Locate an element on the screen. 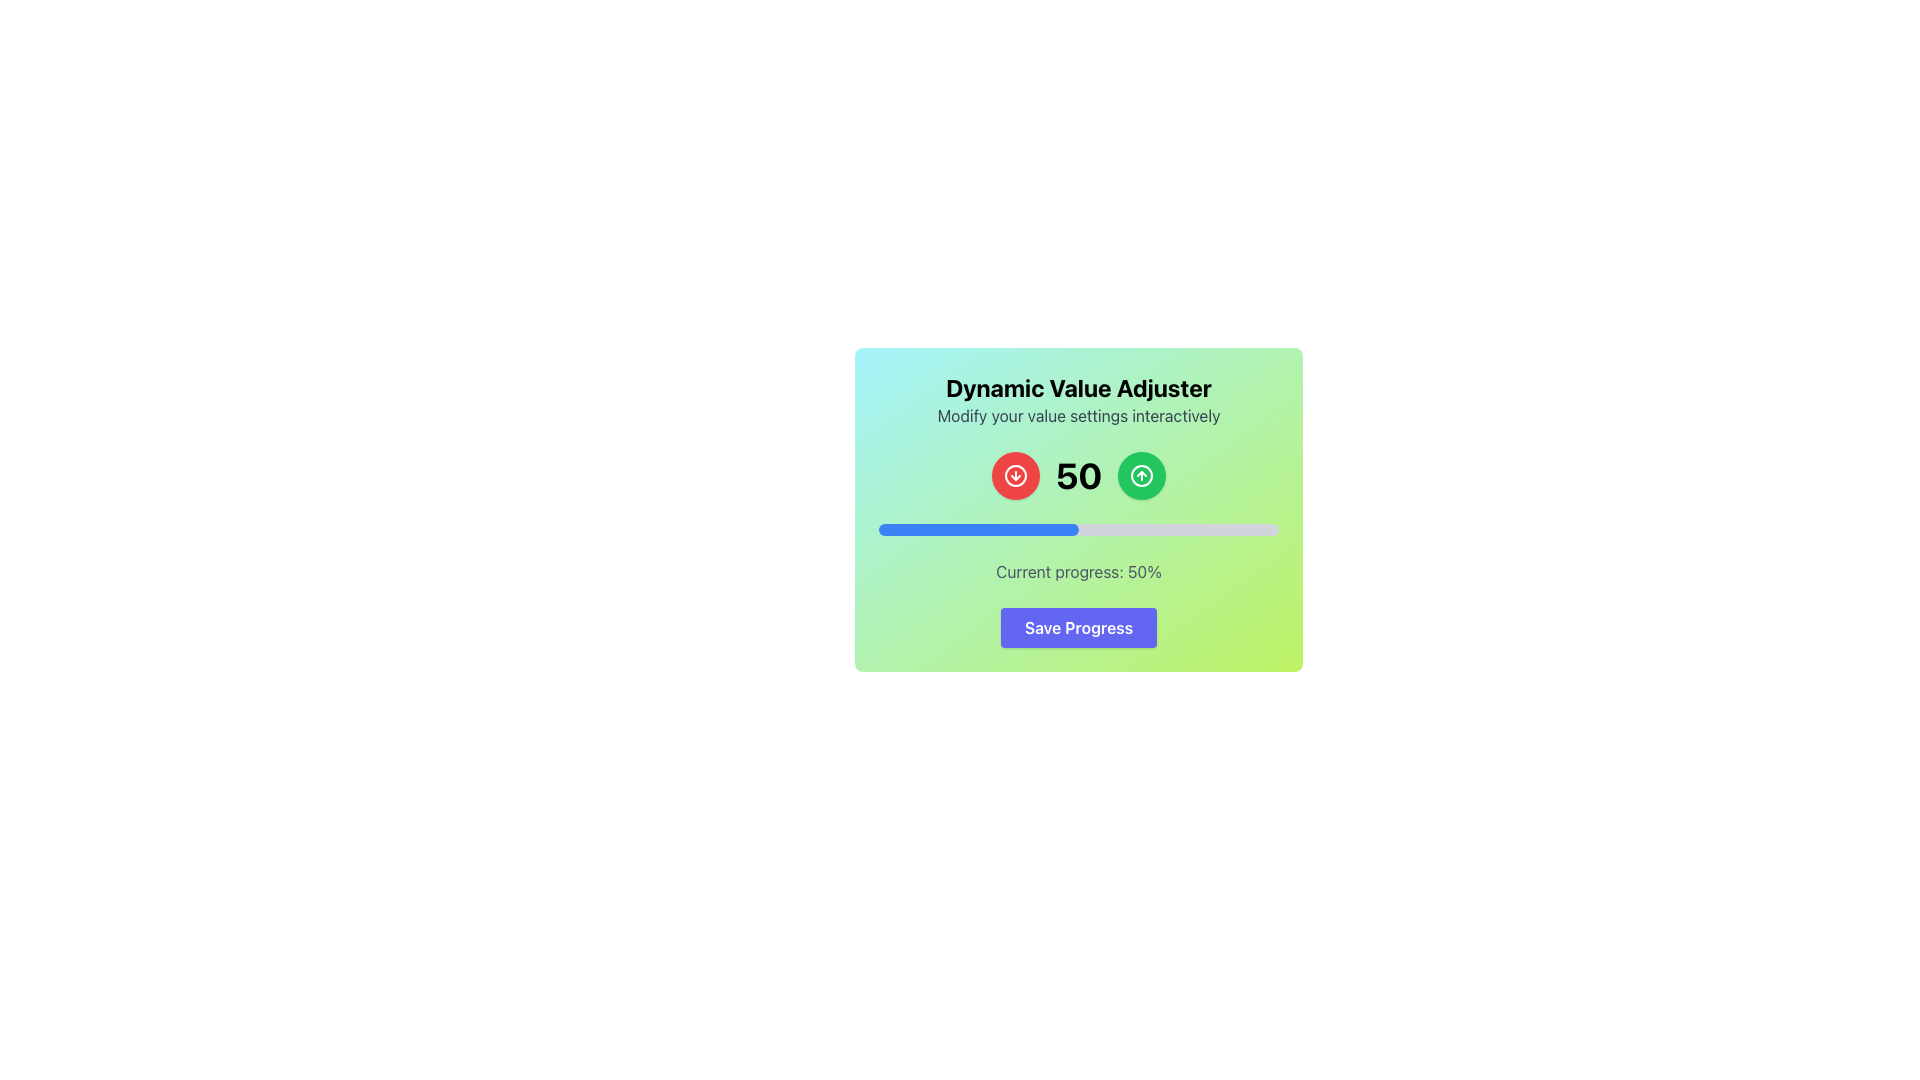  the red circular button with a downward arrow by is located at coordinates (1015, 475).